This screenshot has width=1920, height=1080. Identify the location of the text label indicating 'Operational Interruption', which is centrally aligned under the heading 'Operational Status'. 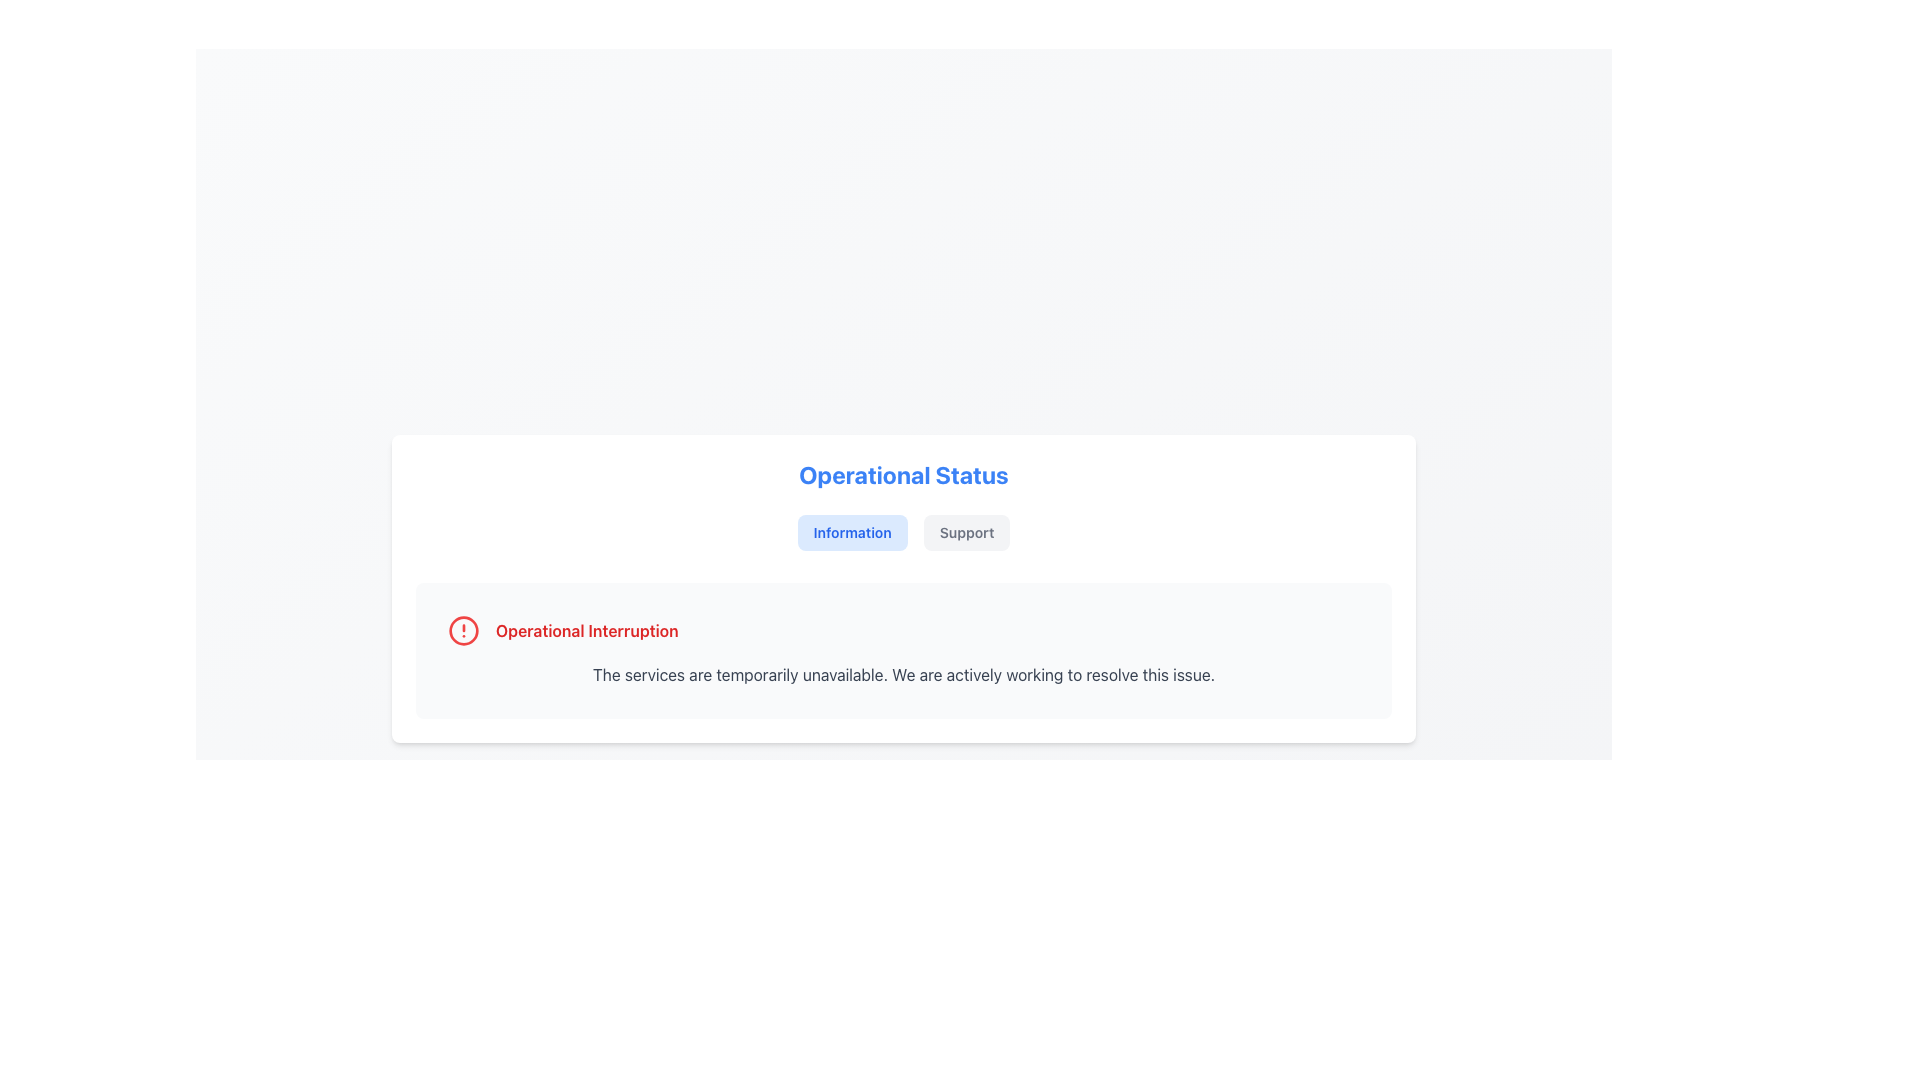
(586, 631).